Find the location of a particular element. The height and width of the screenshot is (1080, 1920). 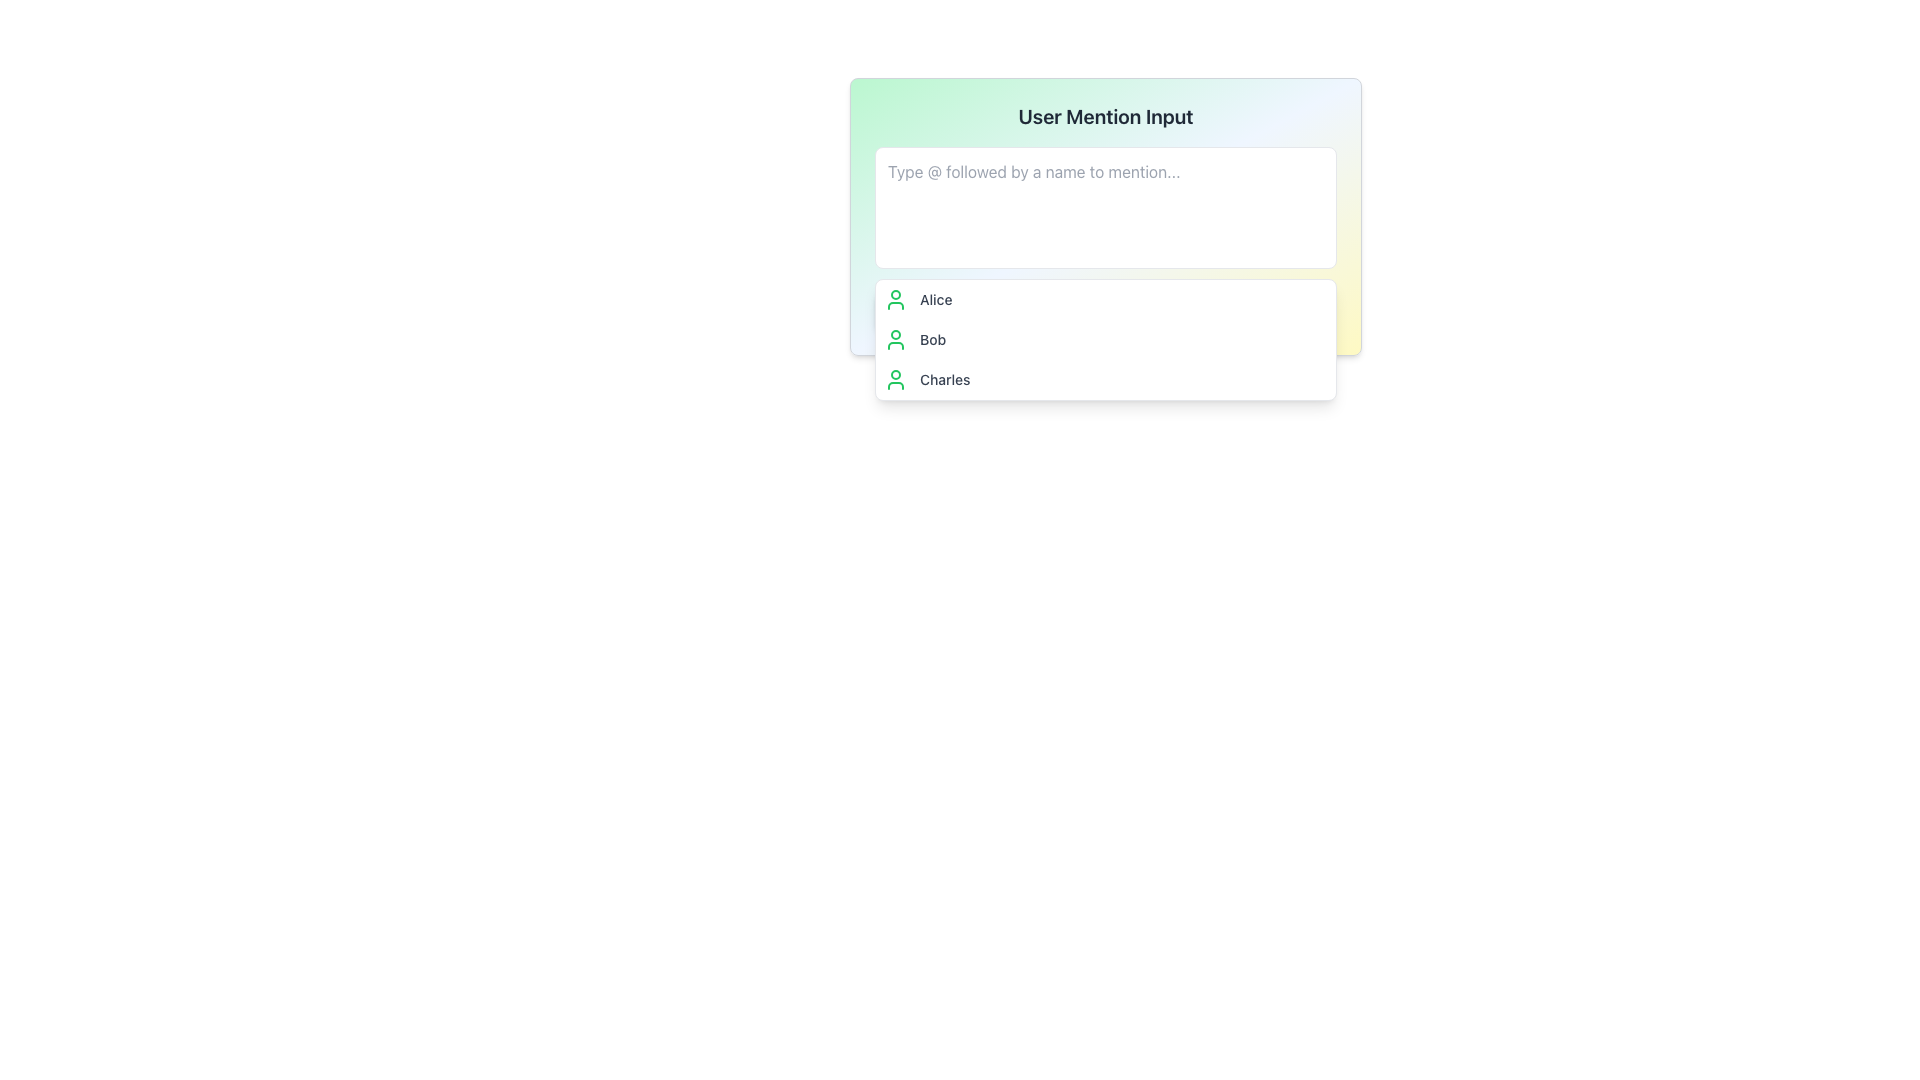

the list item labeled 'Bob' in the dropdown menu is located at coordinates (1104, 338).